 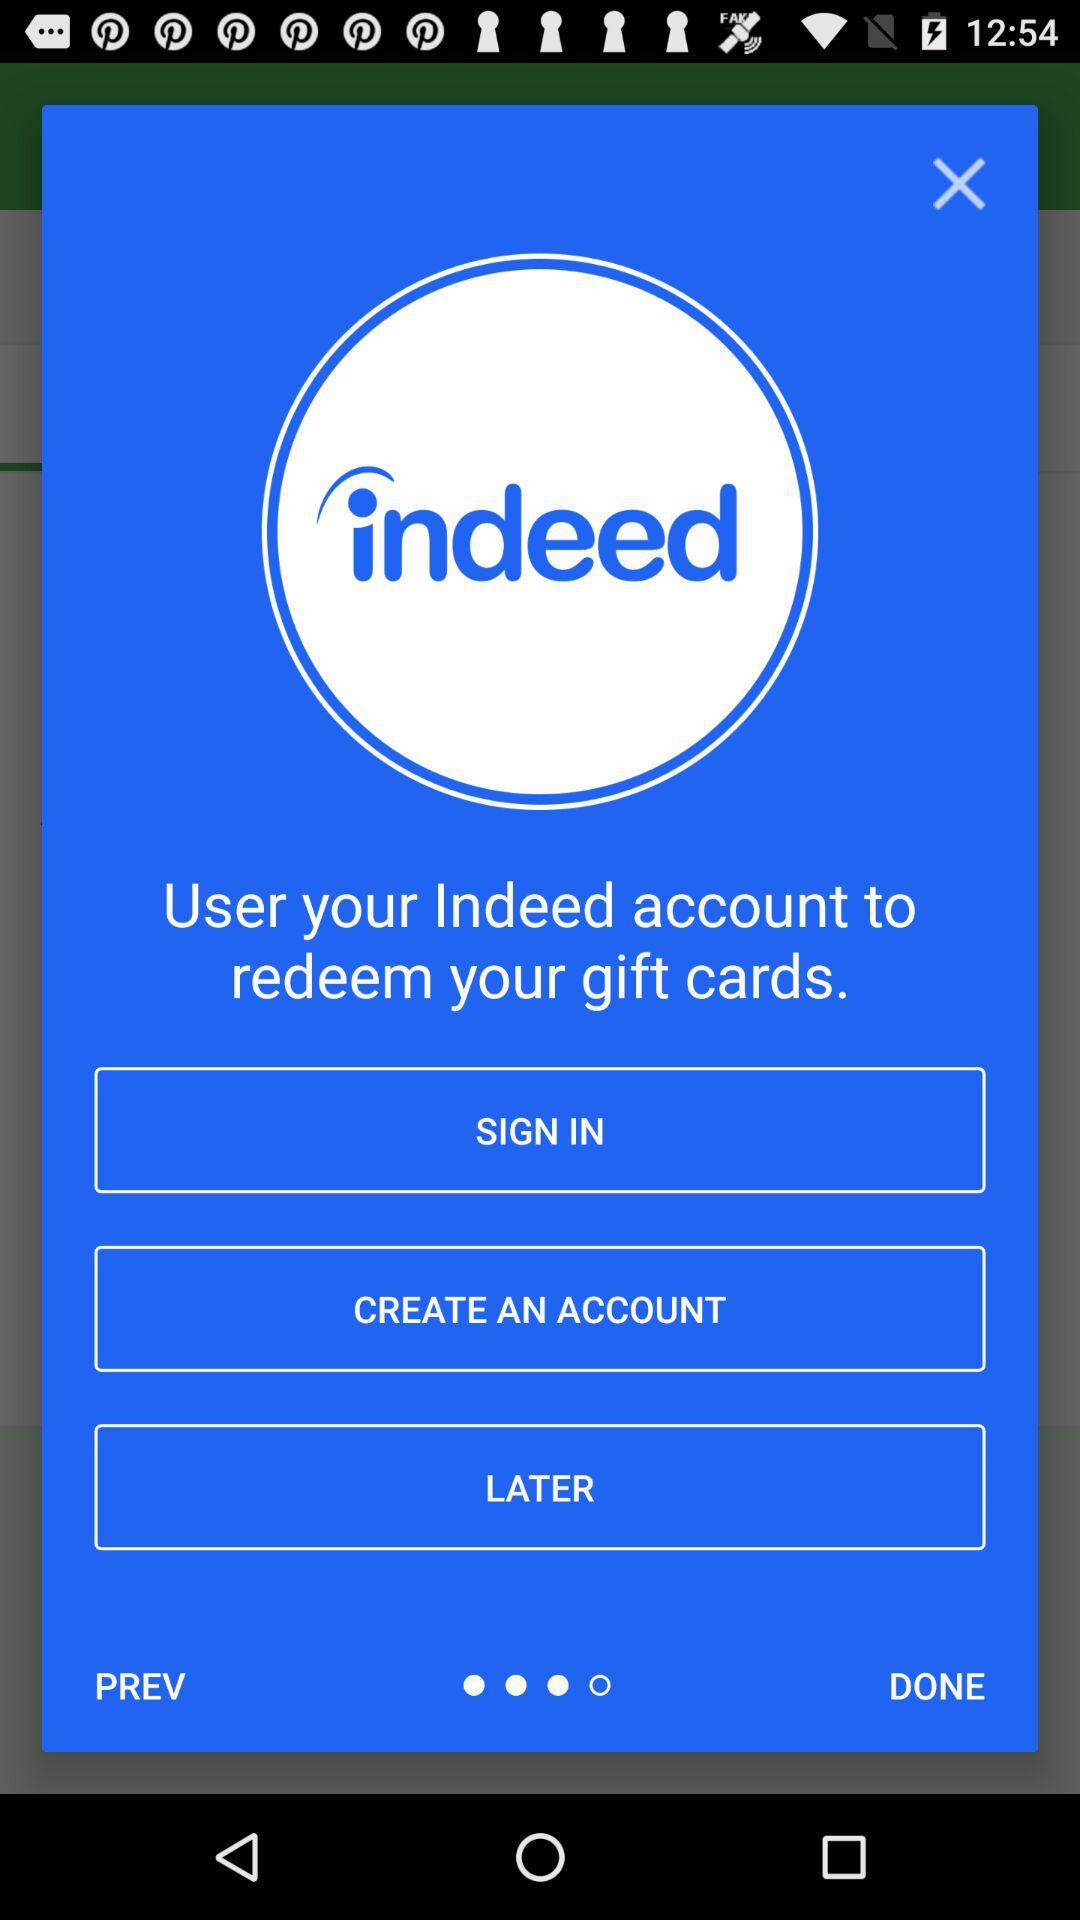 I want to click on the icon below the later item, so click(x=937, y=1684).